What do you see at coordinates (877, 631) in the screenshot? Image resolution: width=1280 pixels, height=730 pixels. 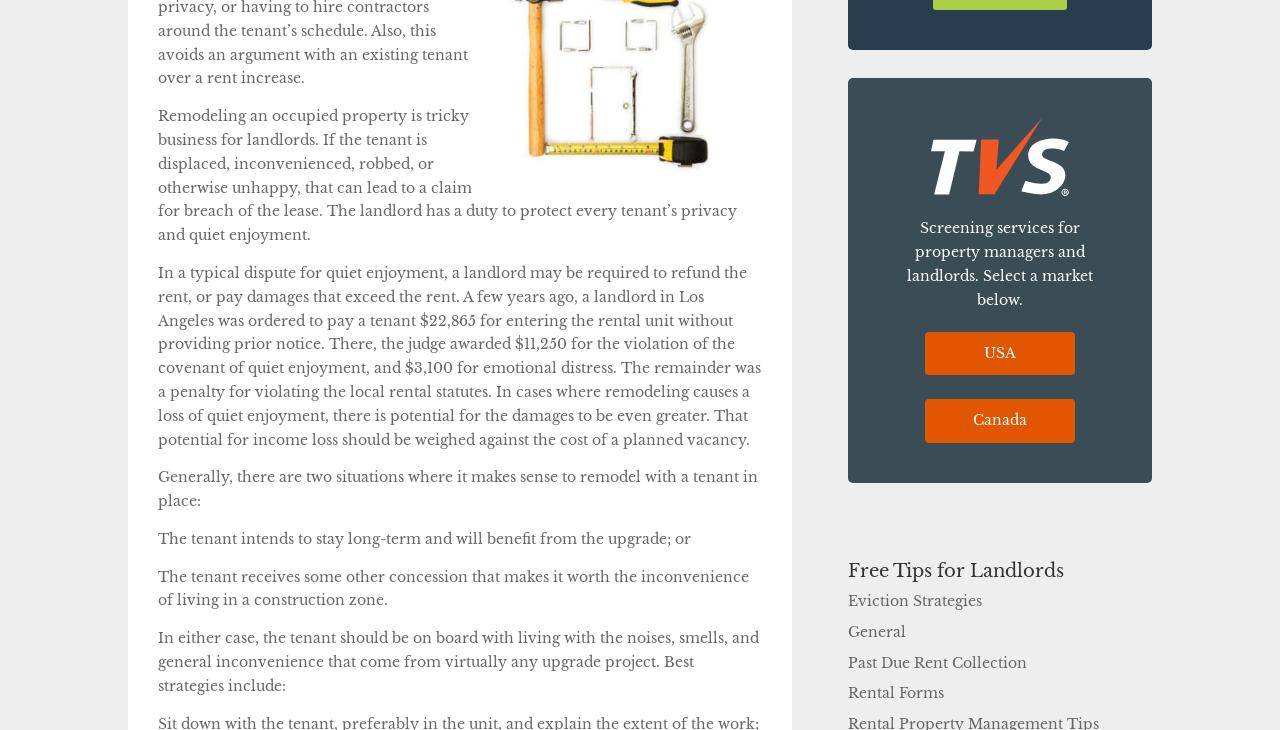 I see `'General'` at bounding box center [877, 631].